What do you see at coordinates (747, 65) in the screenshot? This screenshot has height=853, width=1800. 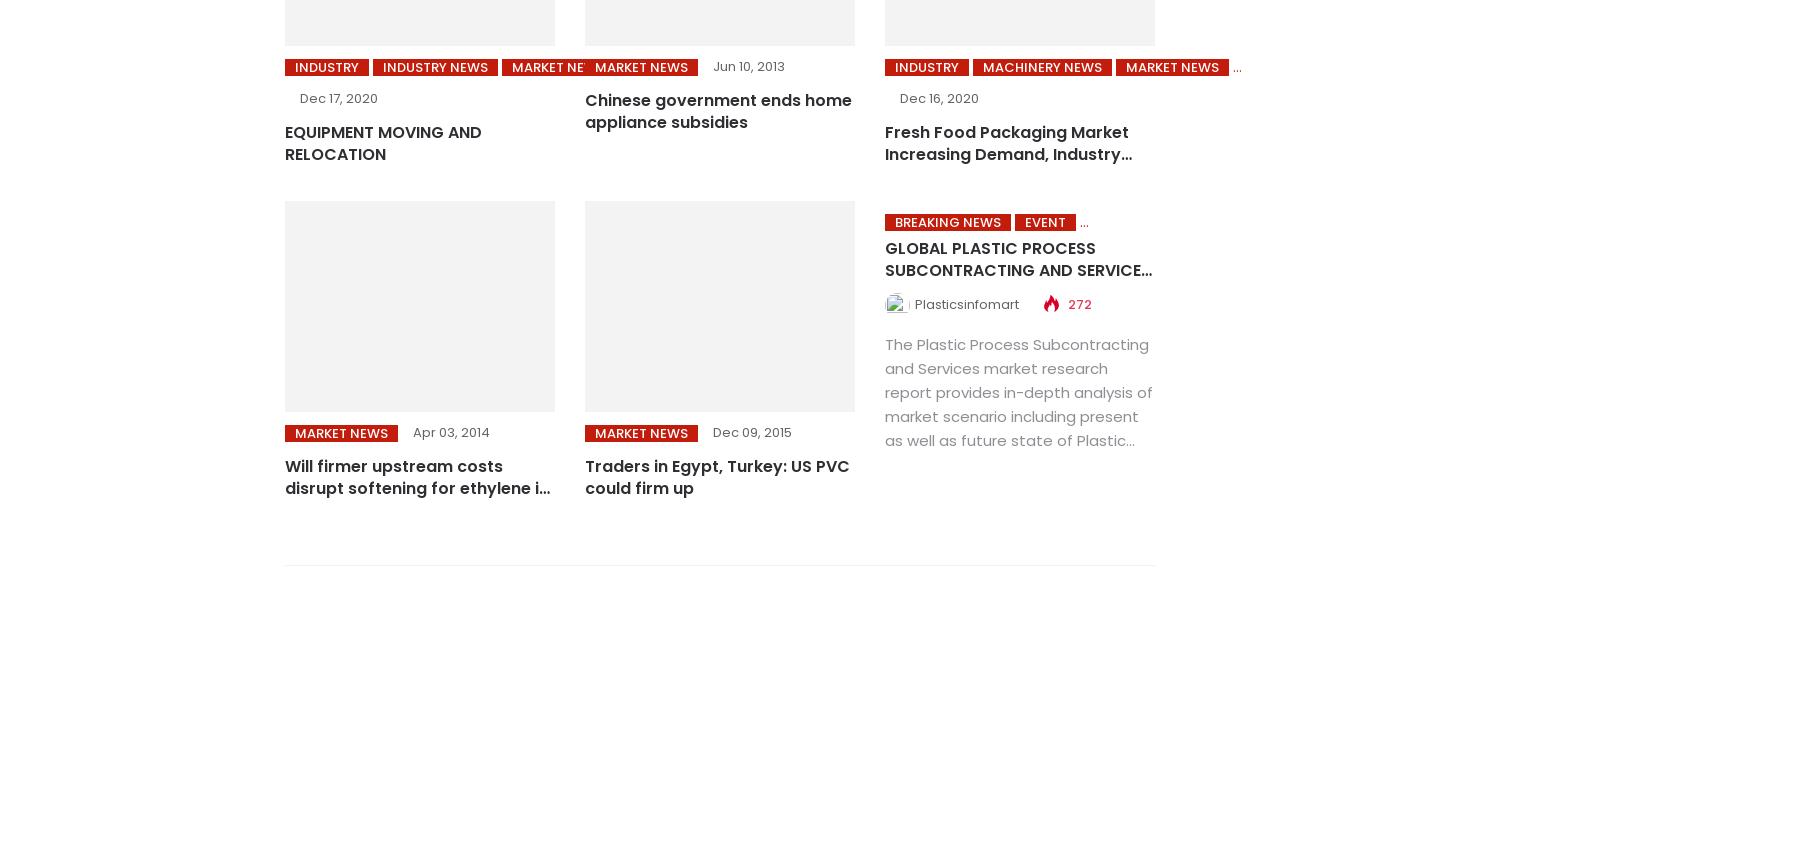 I see `'Jun 10, 2013'` at bounding box center [747, 65].